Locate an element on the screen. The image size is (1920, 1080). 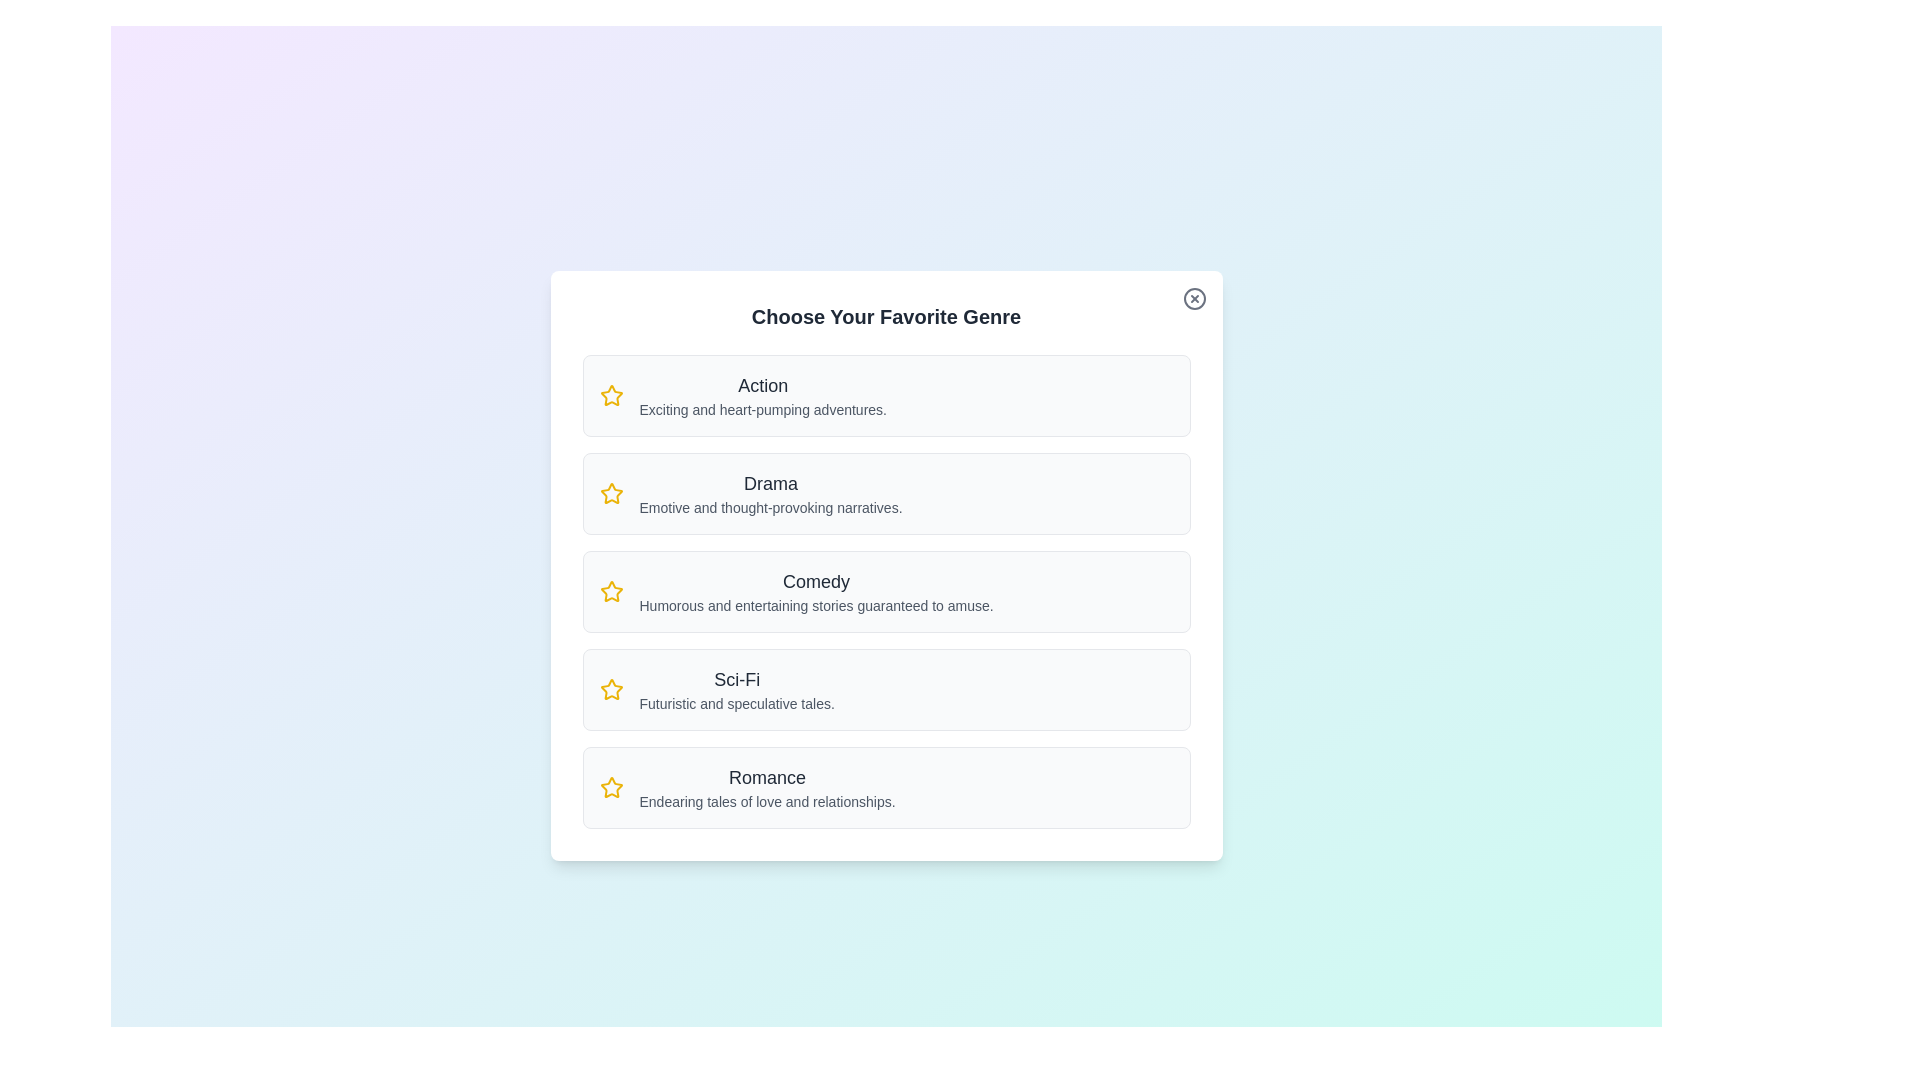
the genre description for Drama is located at coordinates (770, 493).